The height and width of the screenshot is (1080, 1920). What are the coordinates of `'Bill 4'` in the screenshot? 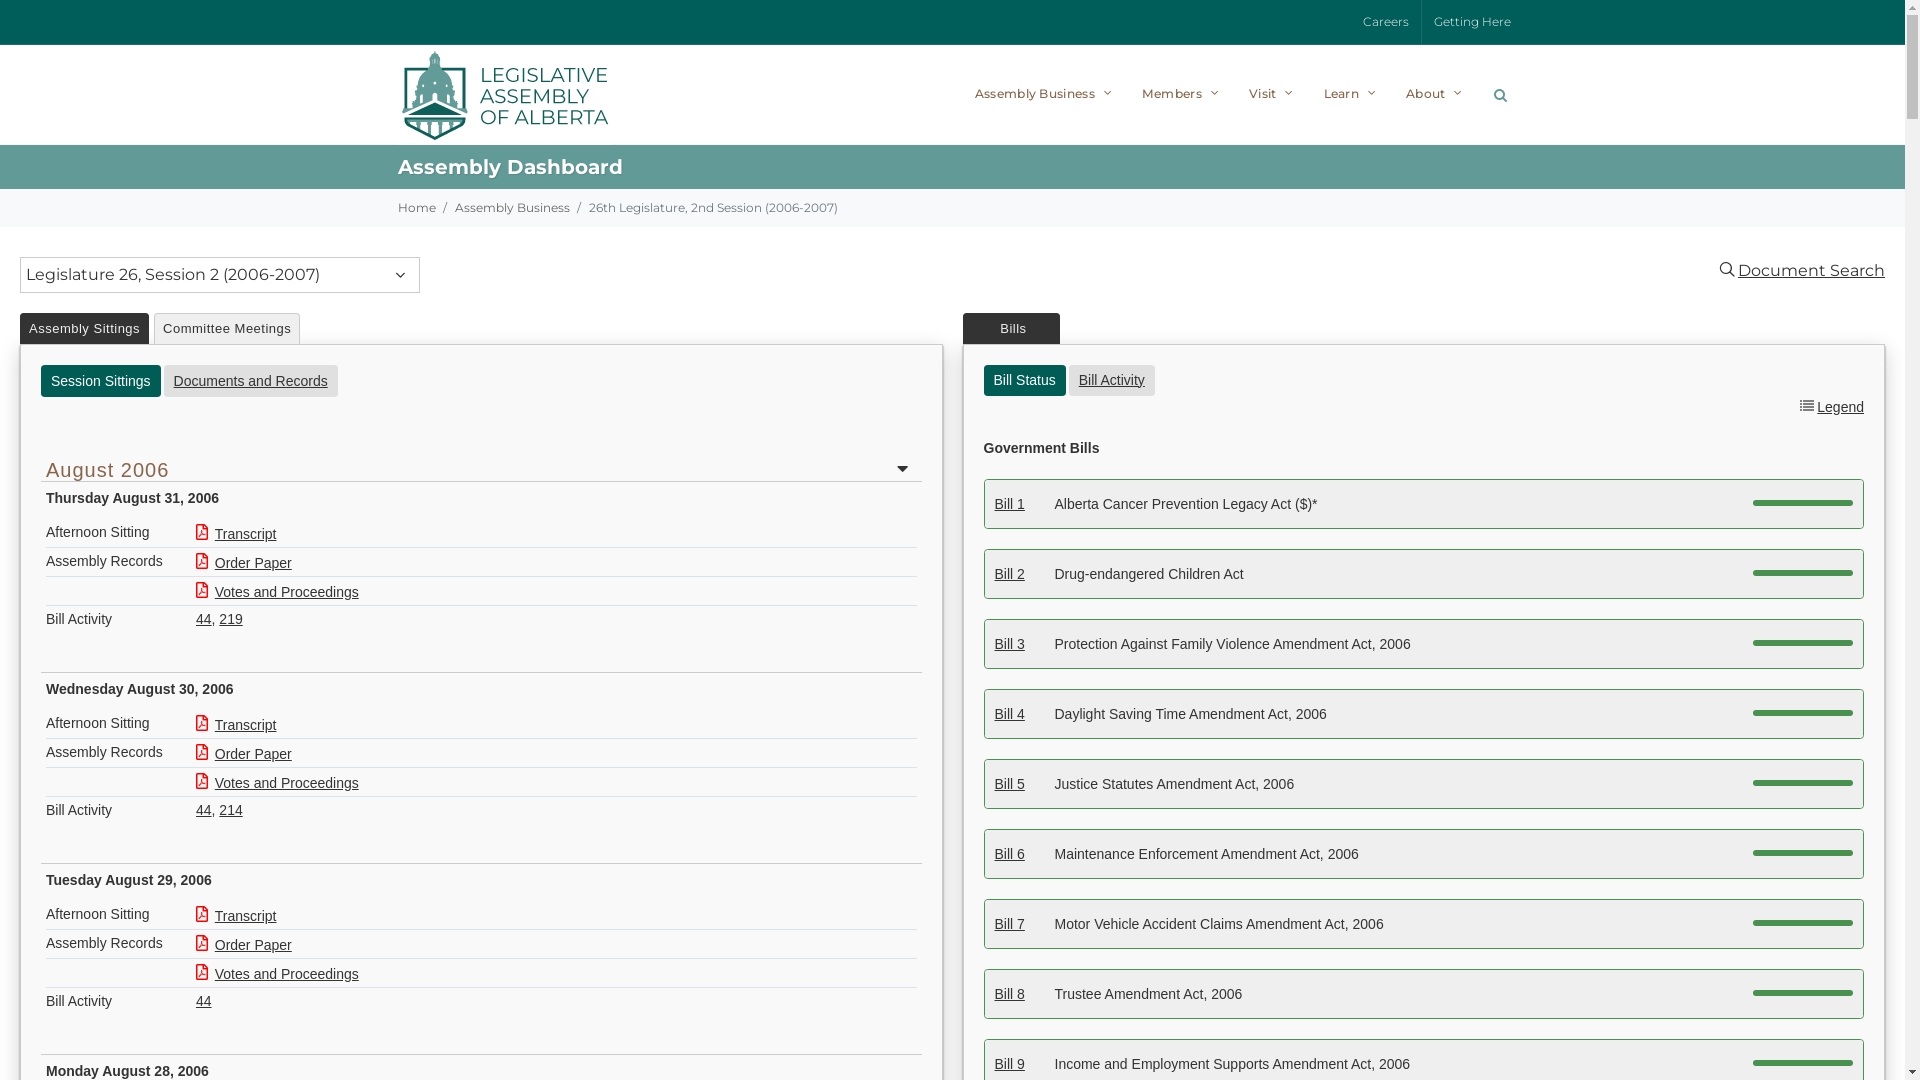 It's located at (1008, 712).